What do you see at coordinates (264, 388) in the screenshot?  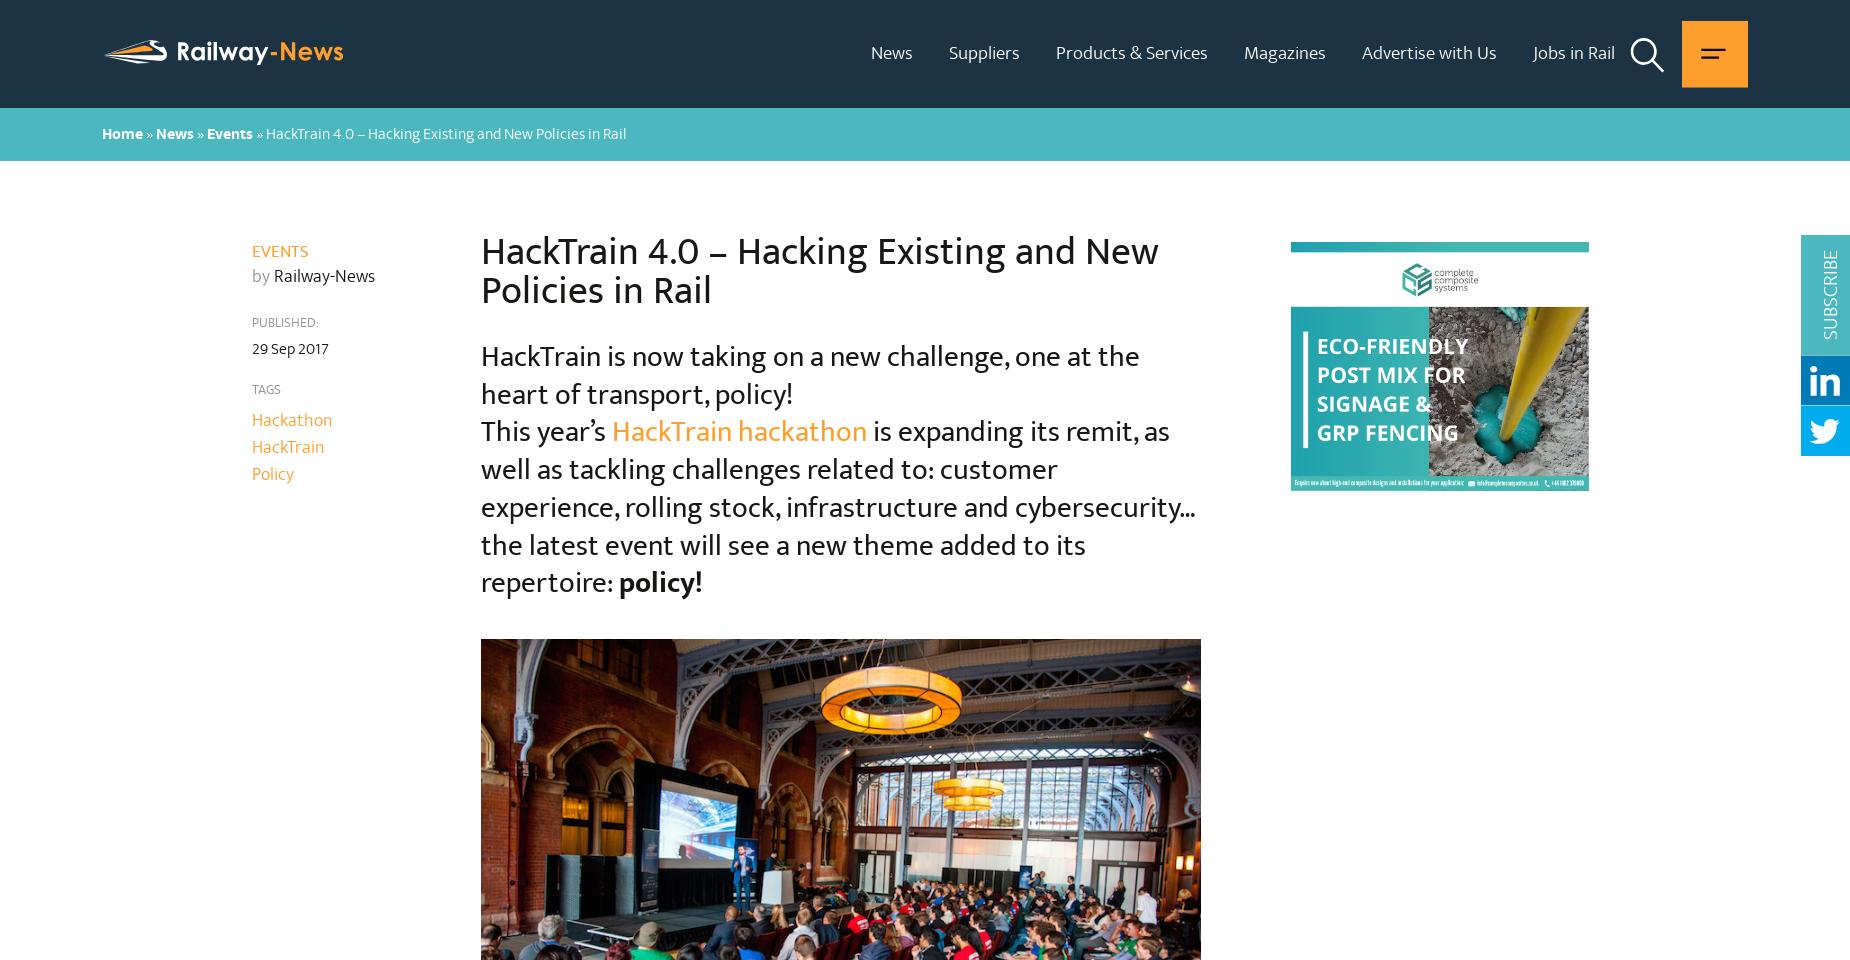 I see `'Tags'` at bounding box center [264, 388].